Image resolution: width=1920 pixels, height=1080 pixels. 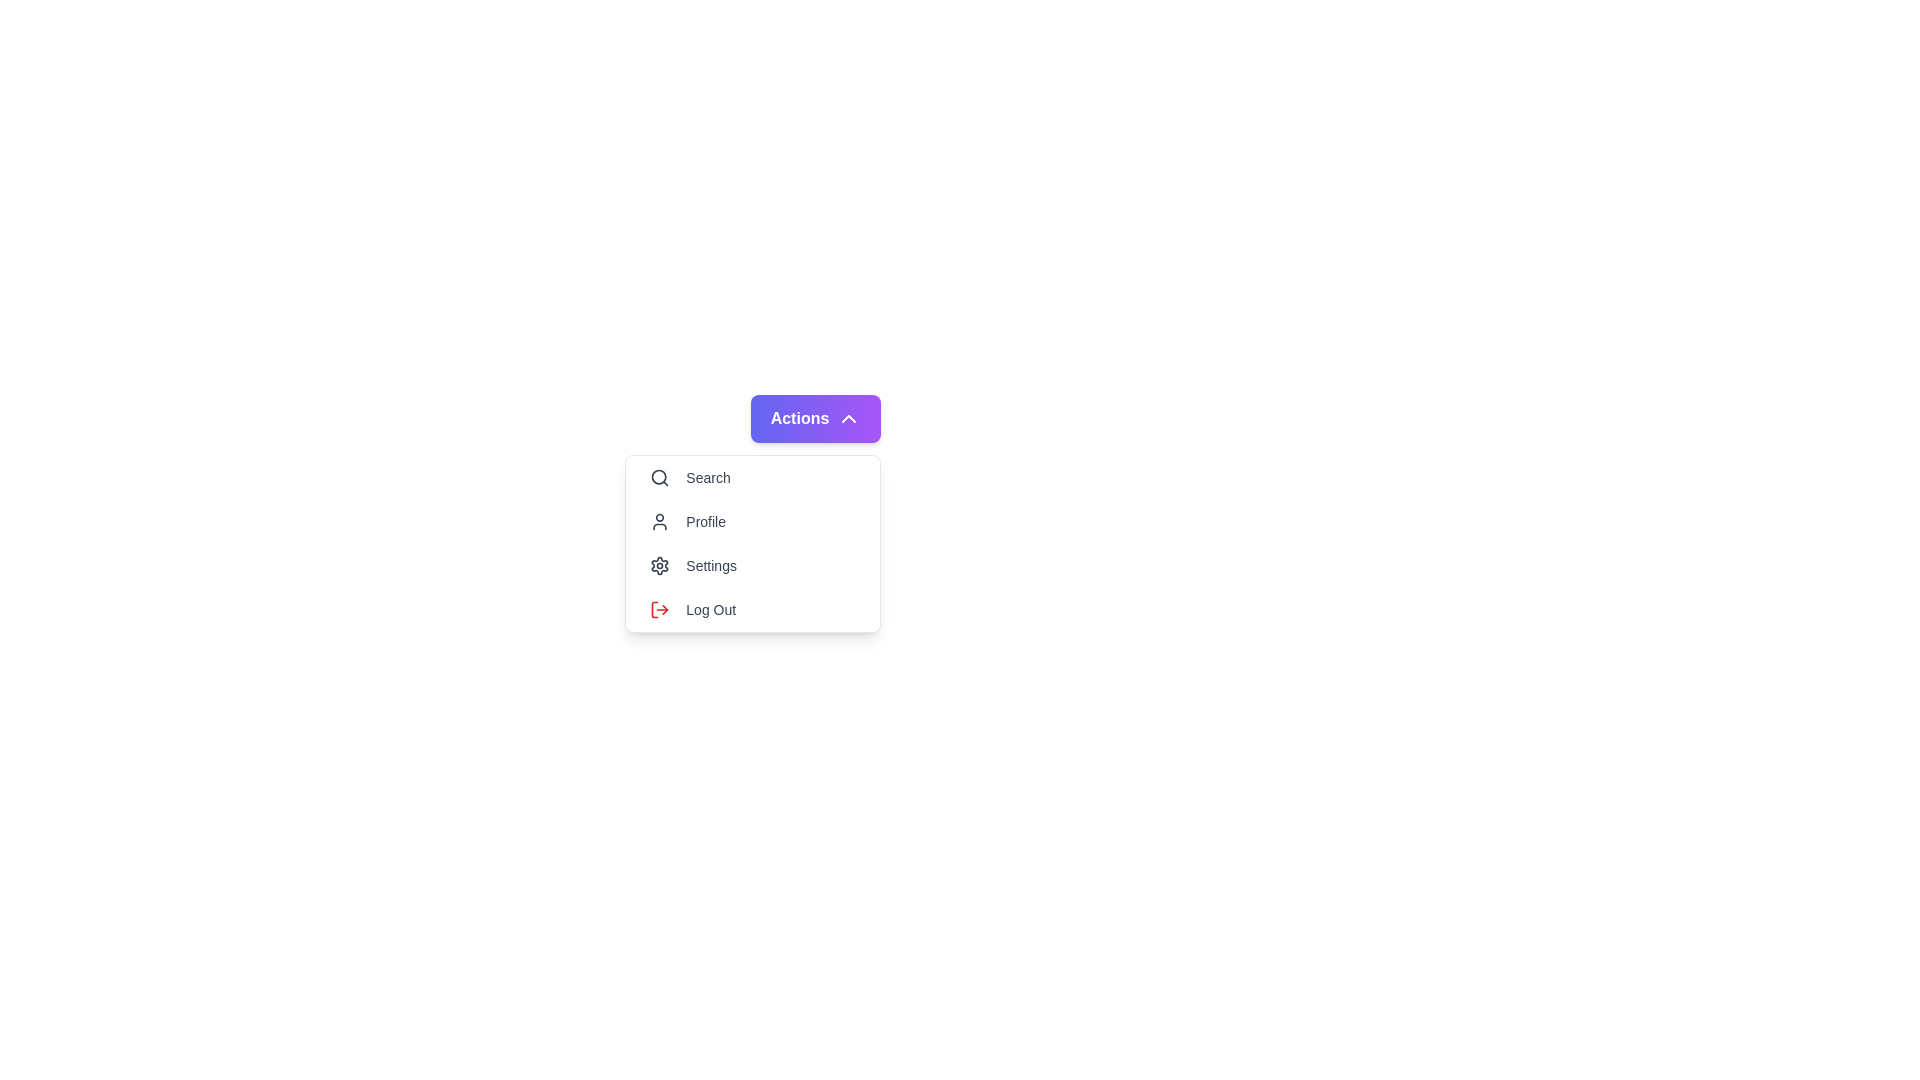 What do you see at coordinates (711, 608) in the screenshot?
I see `the 'Log Out' text label in the vertical dropdown list under the 'Actions' button` at bounding box center [711, 608].